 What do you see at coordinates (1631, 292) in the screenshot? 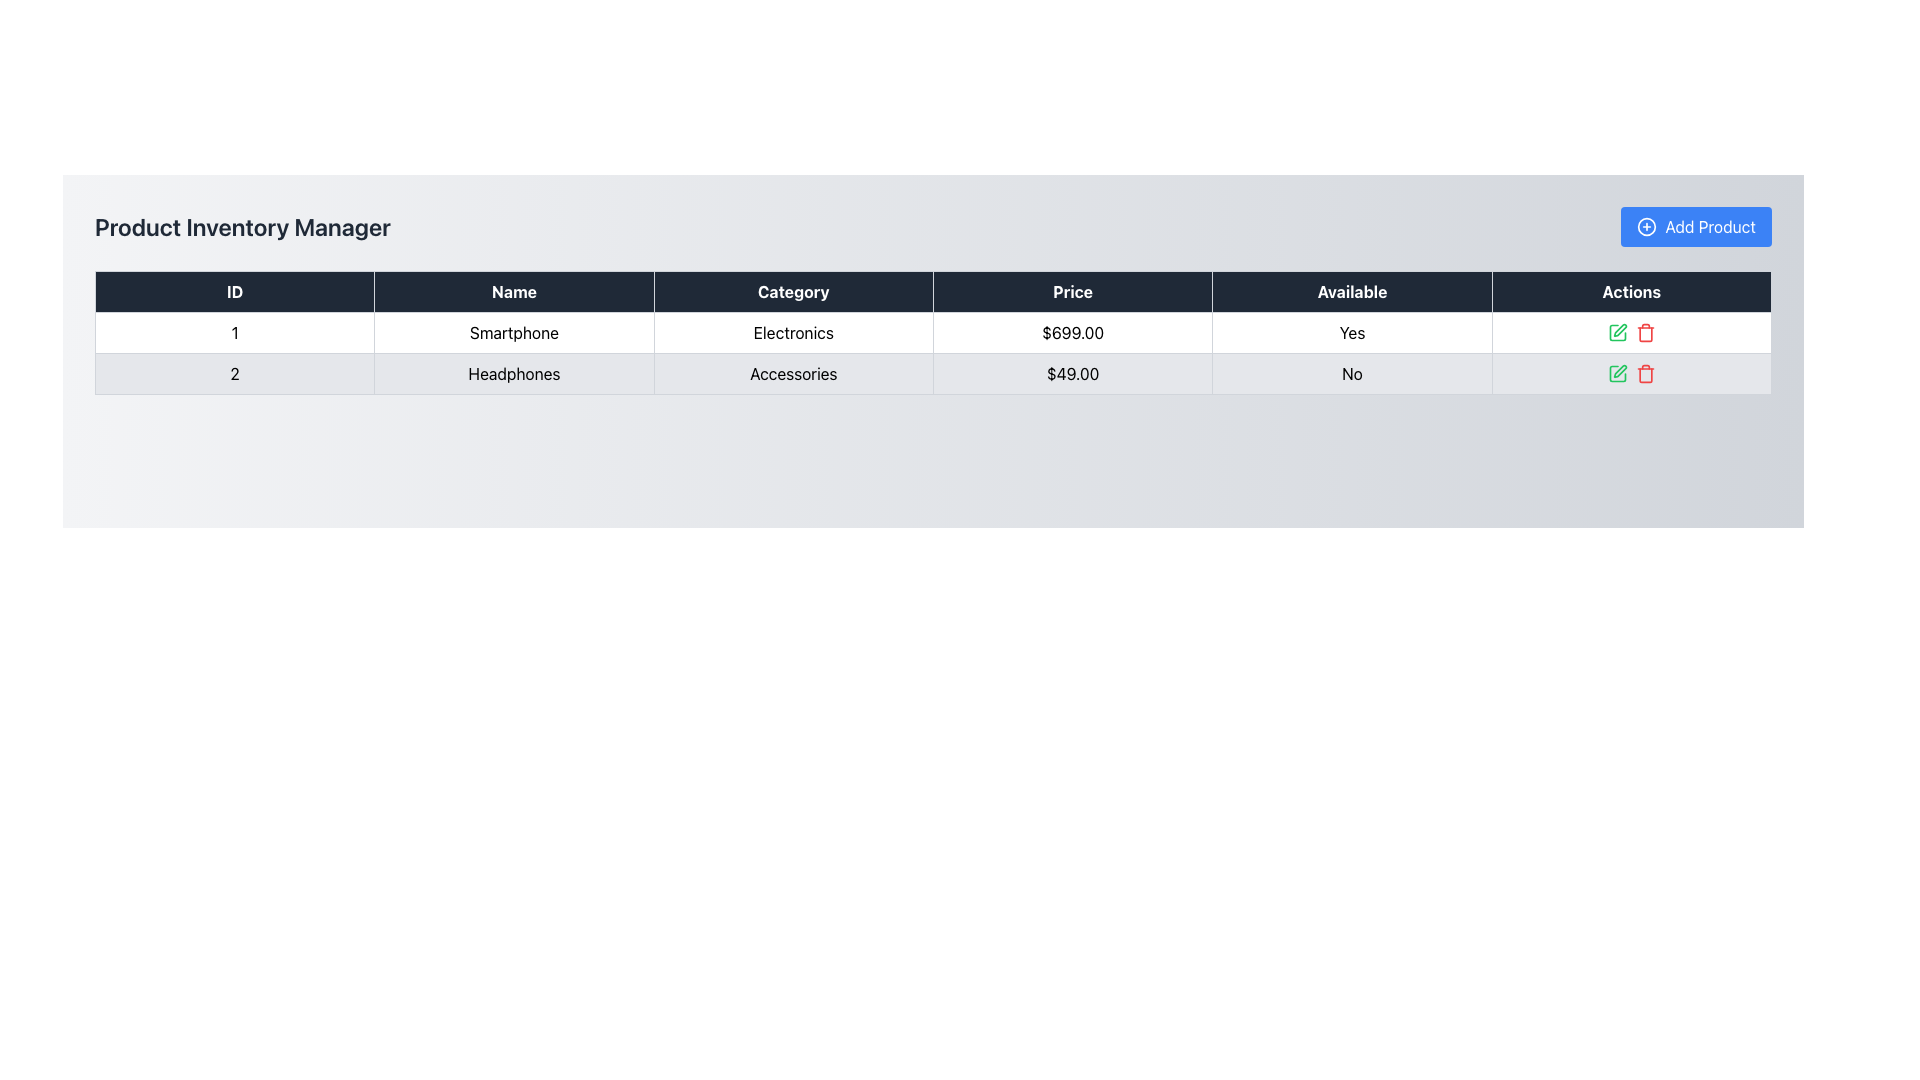
I see `the Table Header for the 'Actions' column, which is the last column header in the table, located at the rightmost end of the header row` at bounding box center [1631, 292].